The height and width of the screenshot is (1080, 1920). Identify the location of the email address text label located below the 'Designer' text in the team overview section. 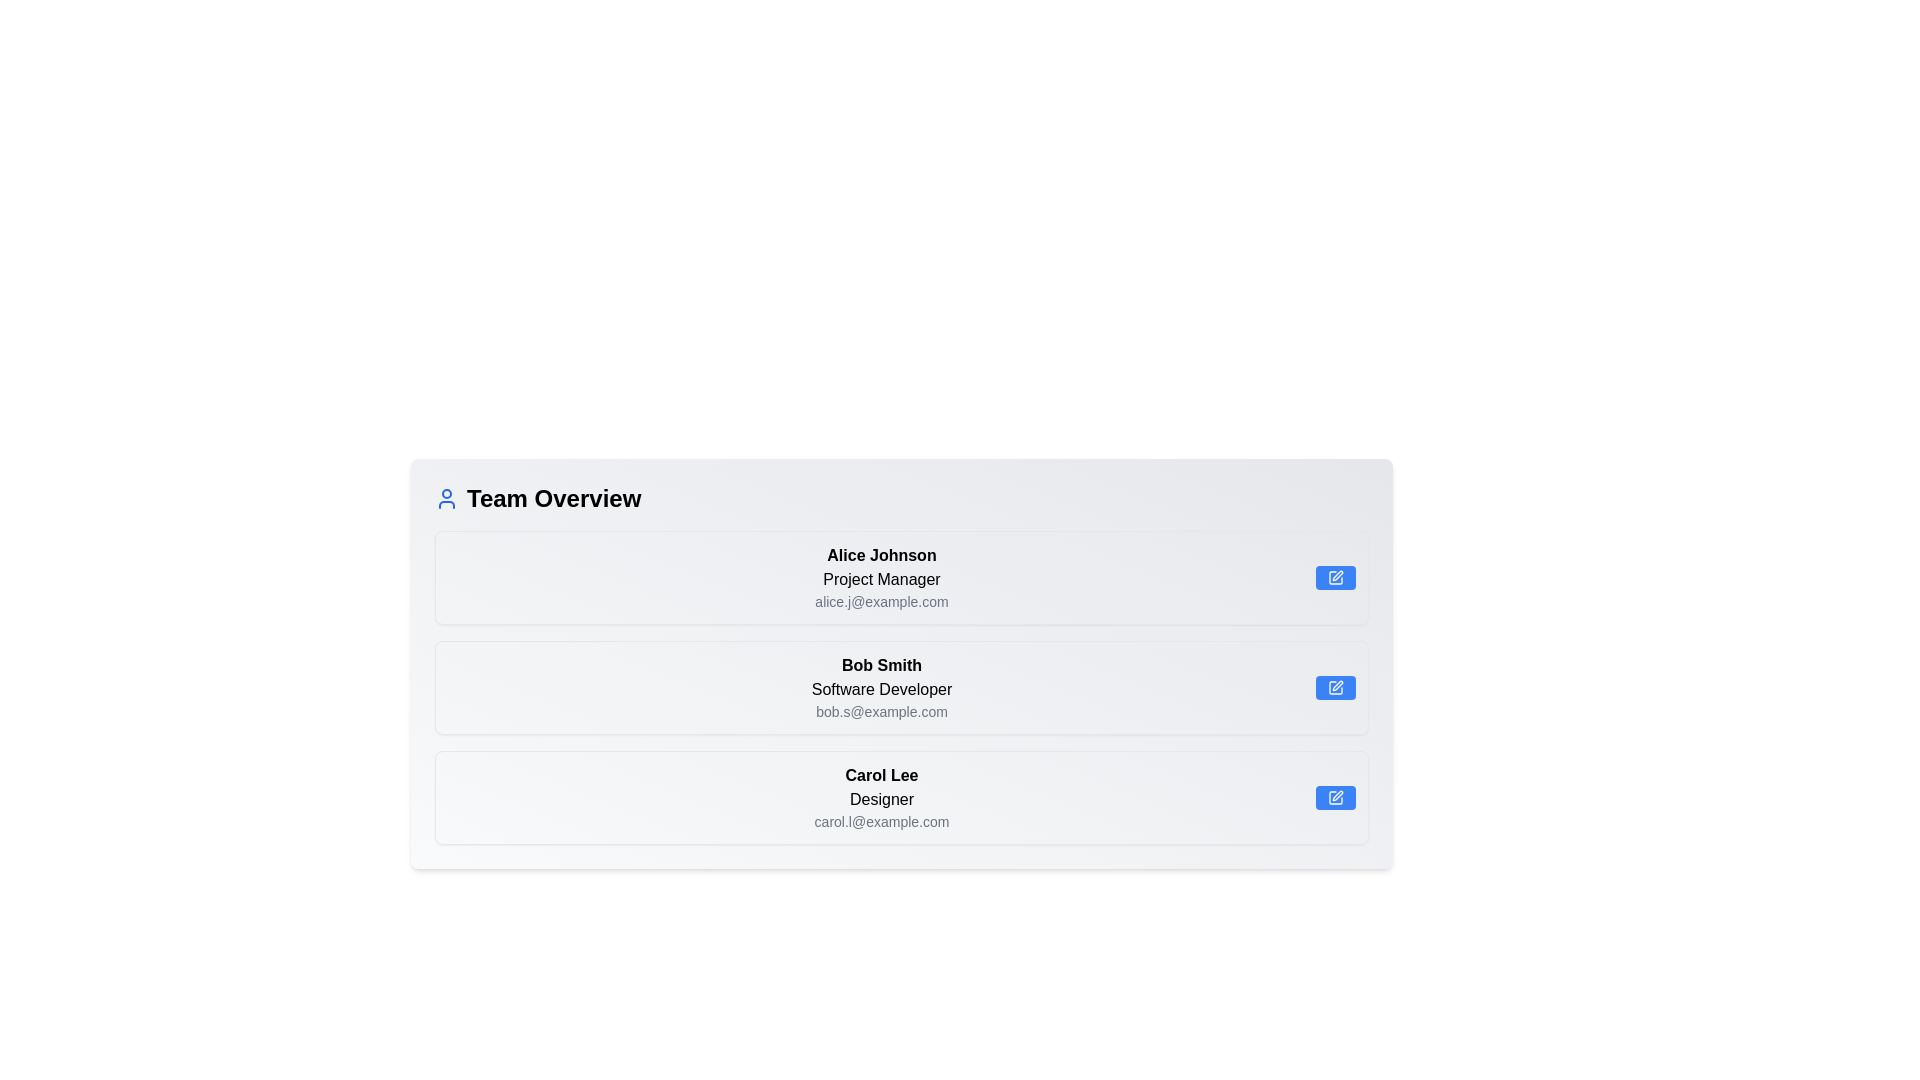
(881, 821).